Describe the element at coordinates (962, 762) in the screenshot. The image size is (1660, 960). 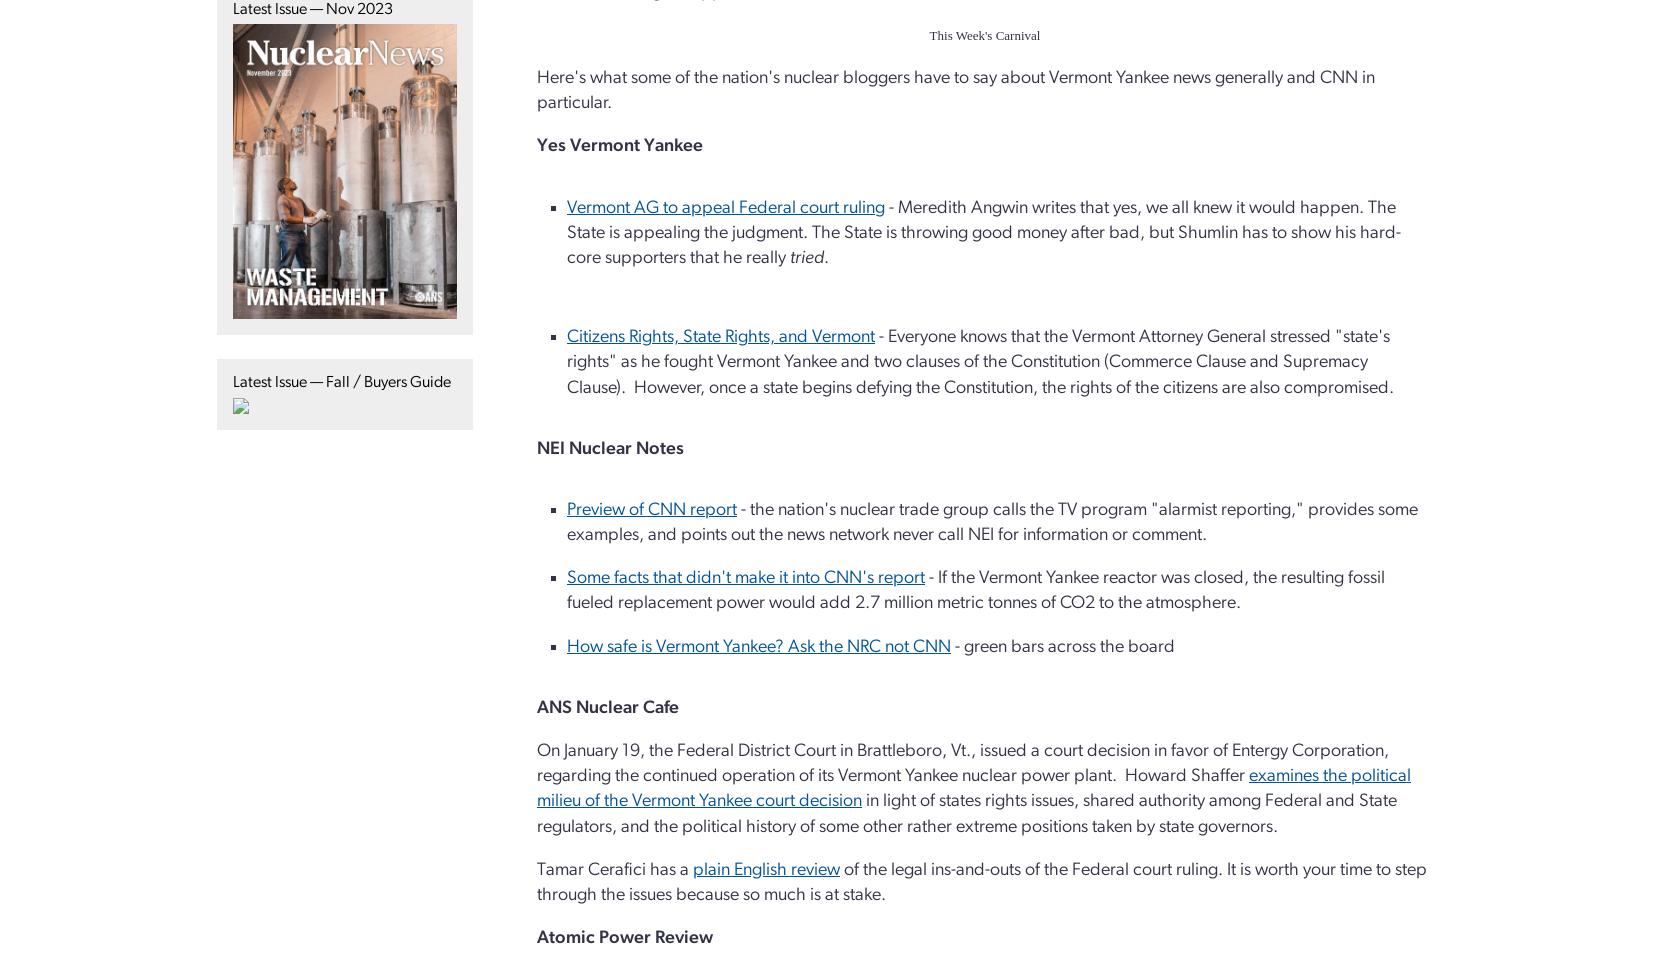
I see `'On January 19, the Federal District Court in Brattleboro, Vt., issued a court decision in favor of Entergy Corporation, regarding the continued operation of its Vermont Yankee nuclear power plant.  Howard Shaffer'` at that location.